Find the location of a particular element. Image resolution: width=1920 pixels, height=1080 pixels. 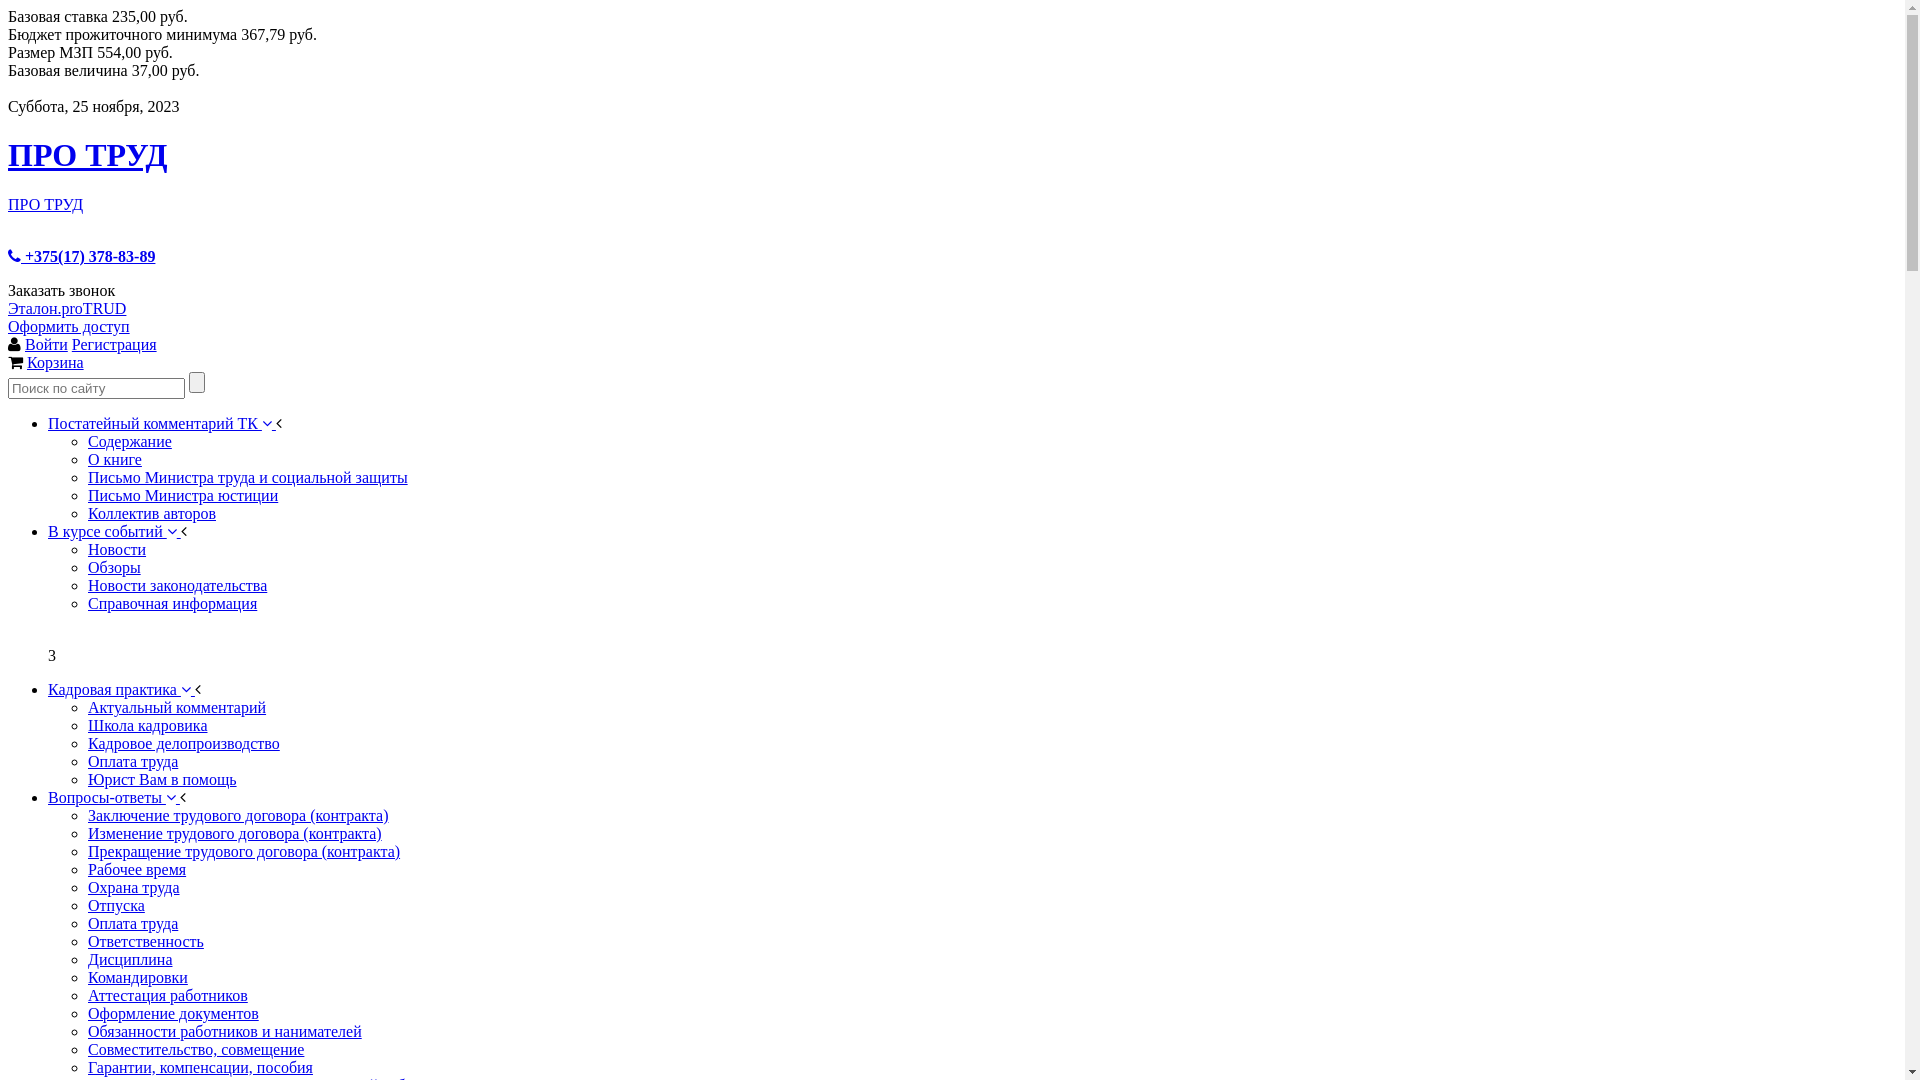

'+375(17) 378-83-89' is located at coordinates (80, 255).